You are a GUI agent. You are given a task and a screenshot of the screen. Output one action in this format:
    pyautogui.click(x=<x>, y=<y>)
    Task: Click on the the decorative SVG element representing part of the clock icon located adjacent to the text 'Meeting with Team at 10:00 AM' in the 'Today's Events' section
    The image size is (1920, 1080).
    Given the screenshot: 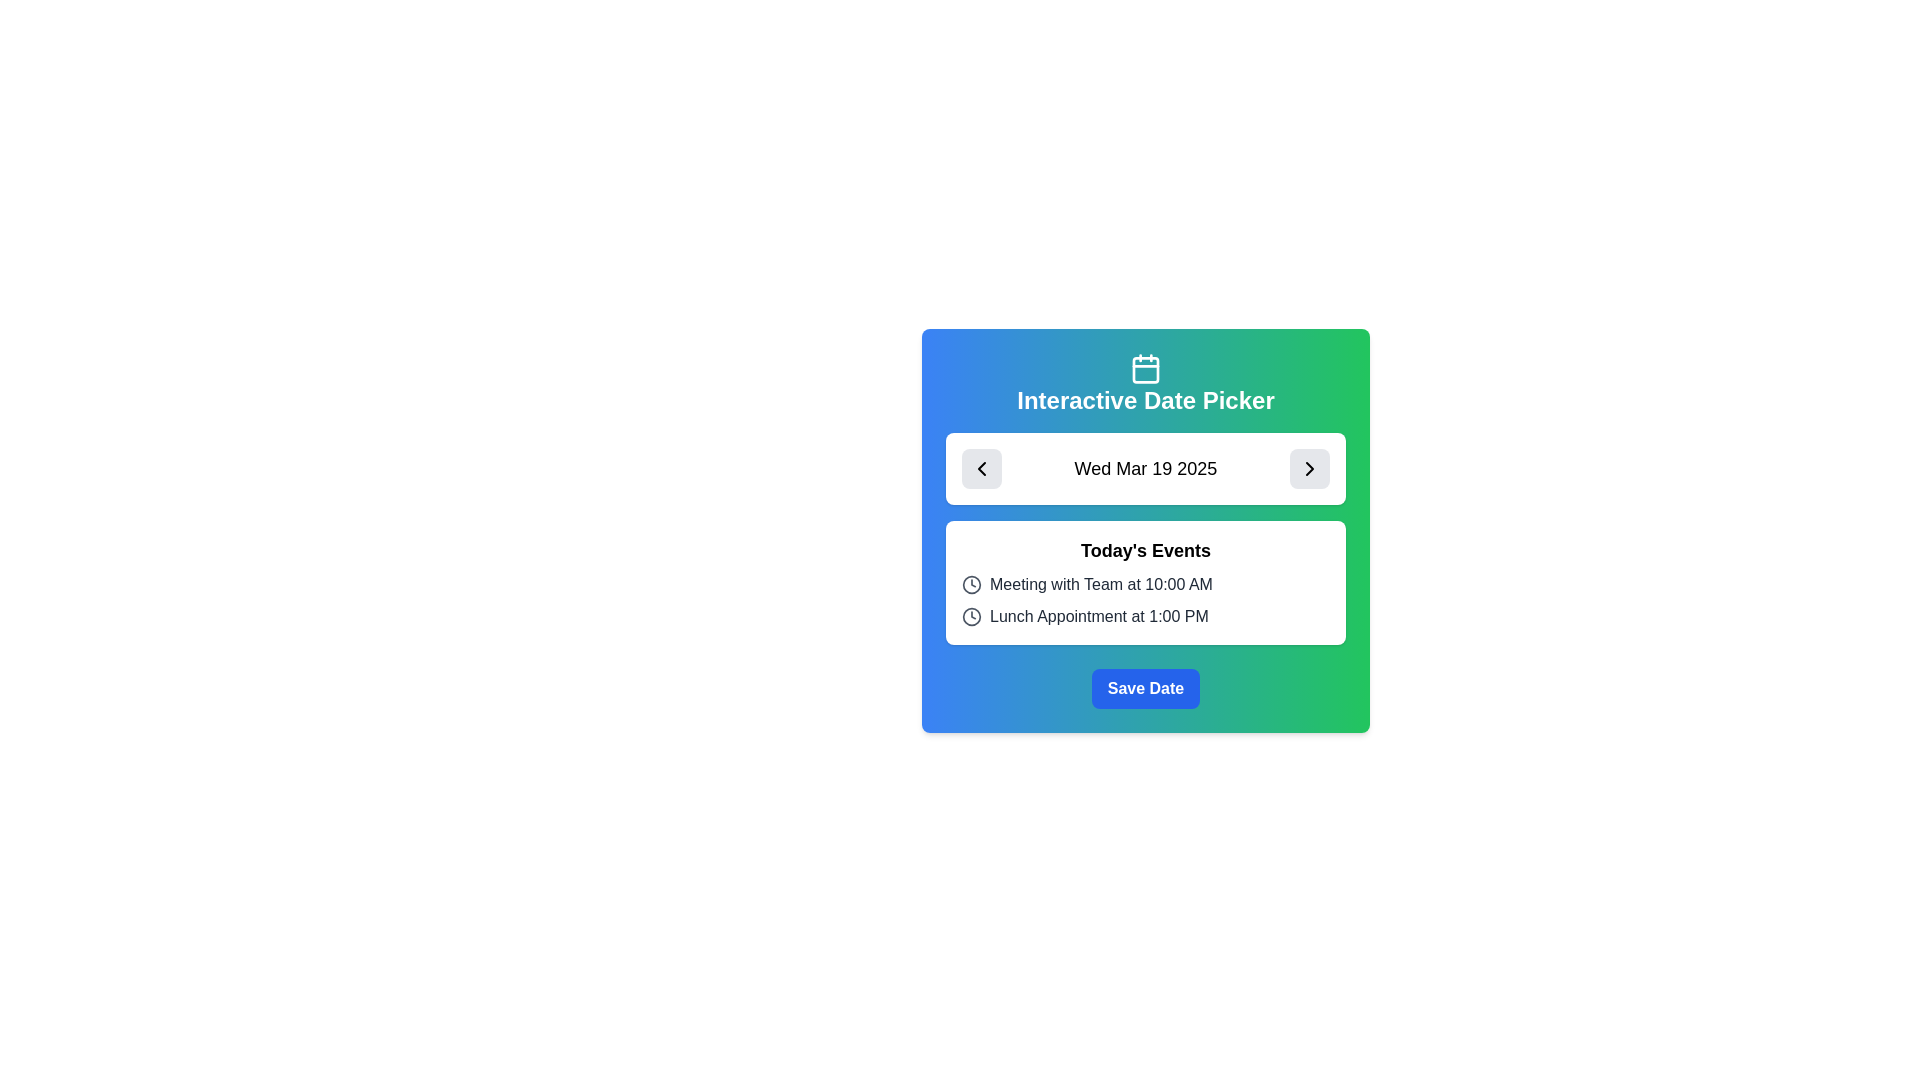 What is the action you would take?
    pyautogui.click(x=971, y=616)
    